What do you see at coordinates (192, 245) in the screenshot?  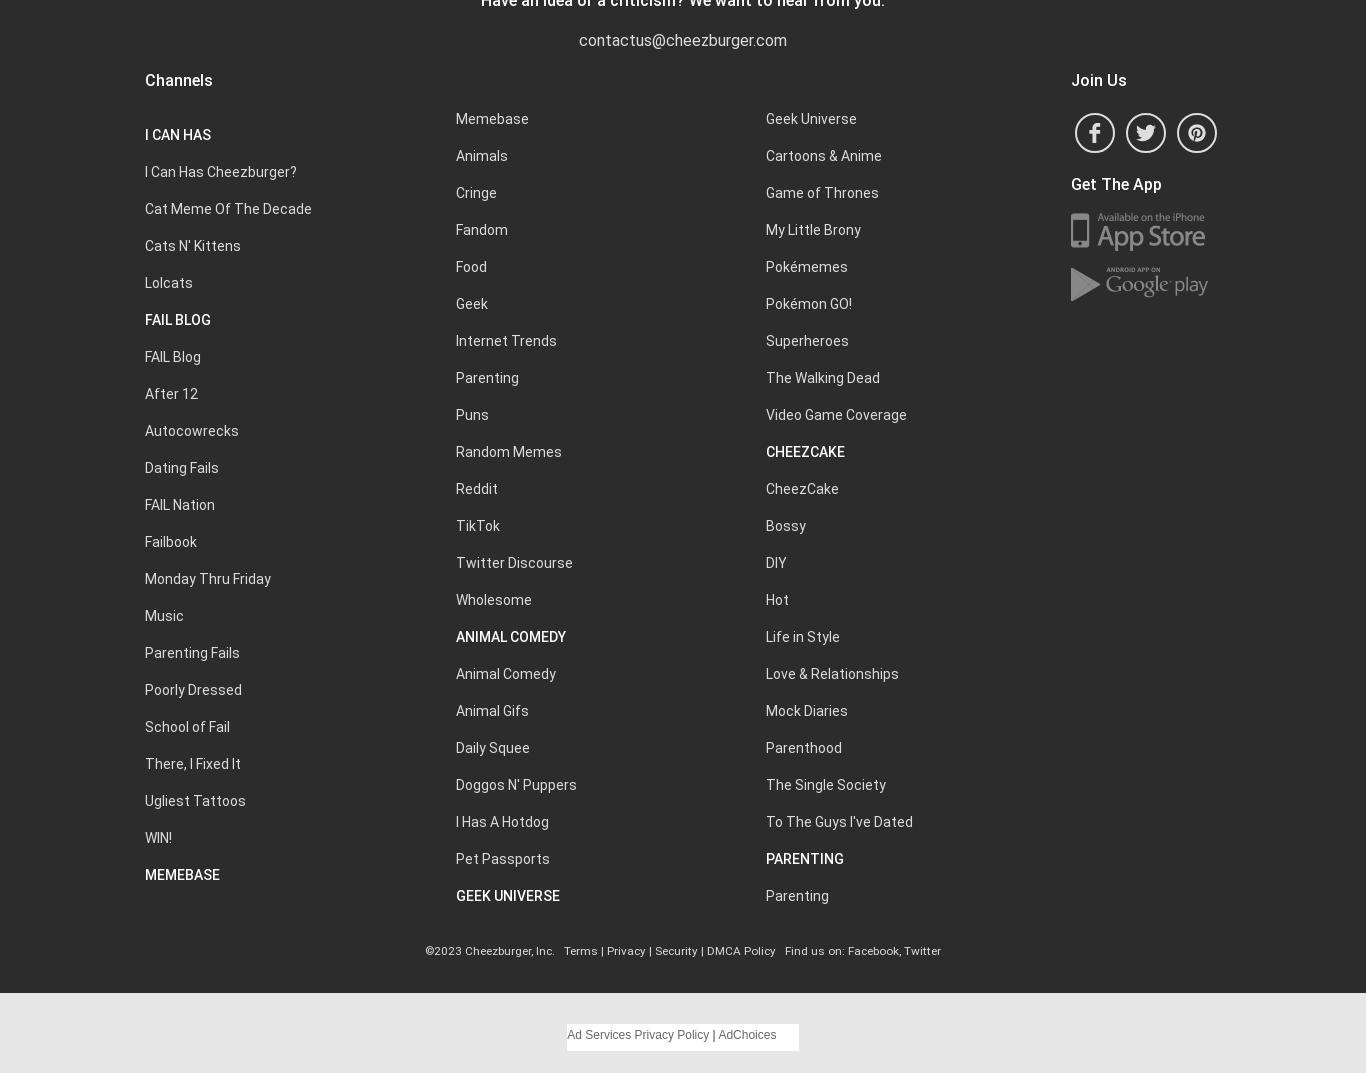 I see `'Cats N' Kittens'` at bounding box center [192, 245].